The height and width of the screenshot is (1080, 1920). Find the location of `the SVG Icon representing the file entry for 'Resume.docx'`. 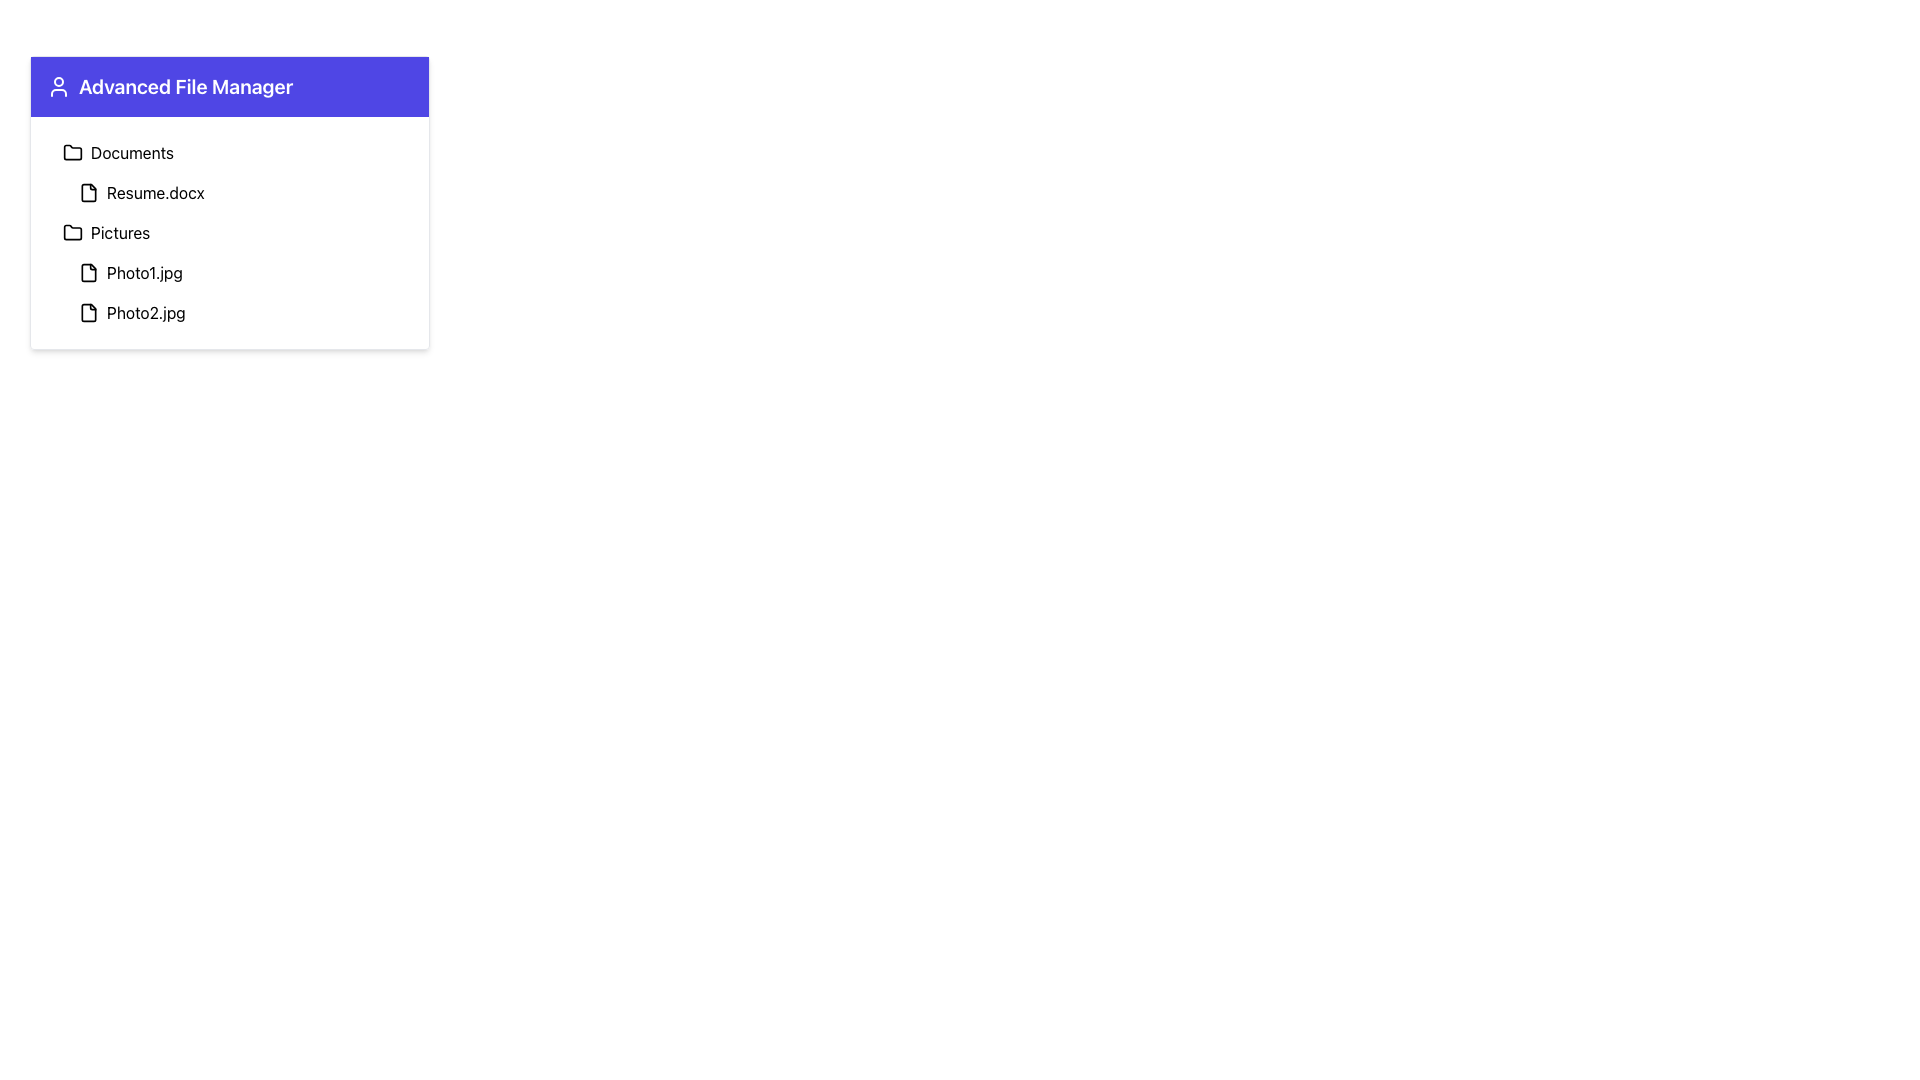

the SVG Icon representing the file entry for 'Resume.docx' is located at coordinates (88, 192).